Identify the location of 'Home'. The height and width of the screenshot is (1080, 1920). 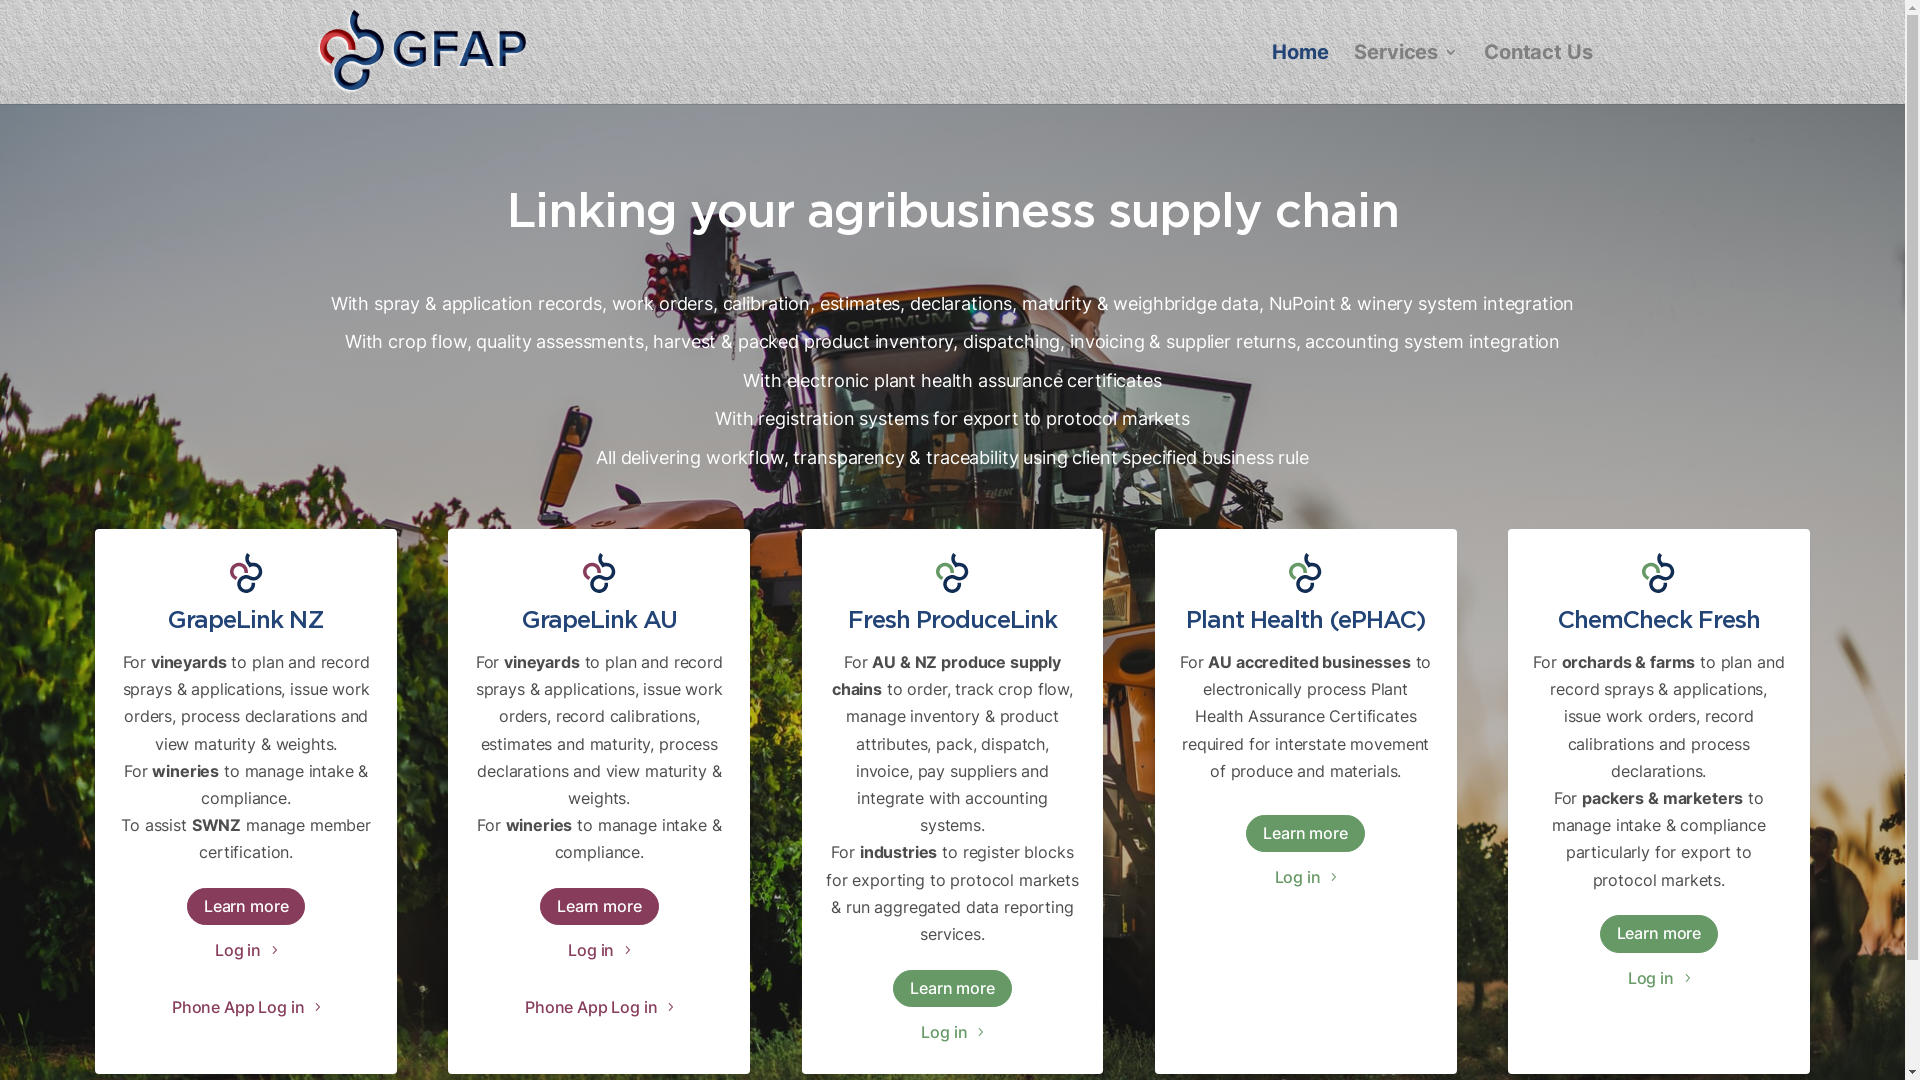
(1300, 73).